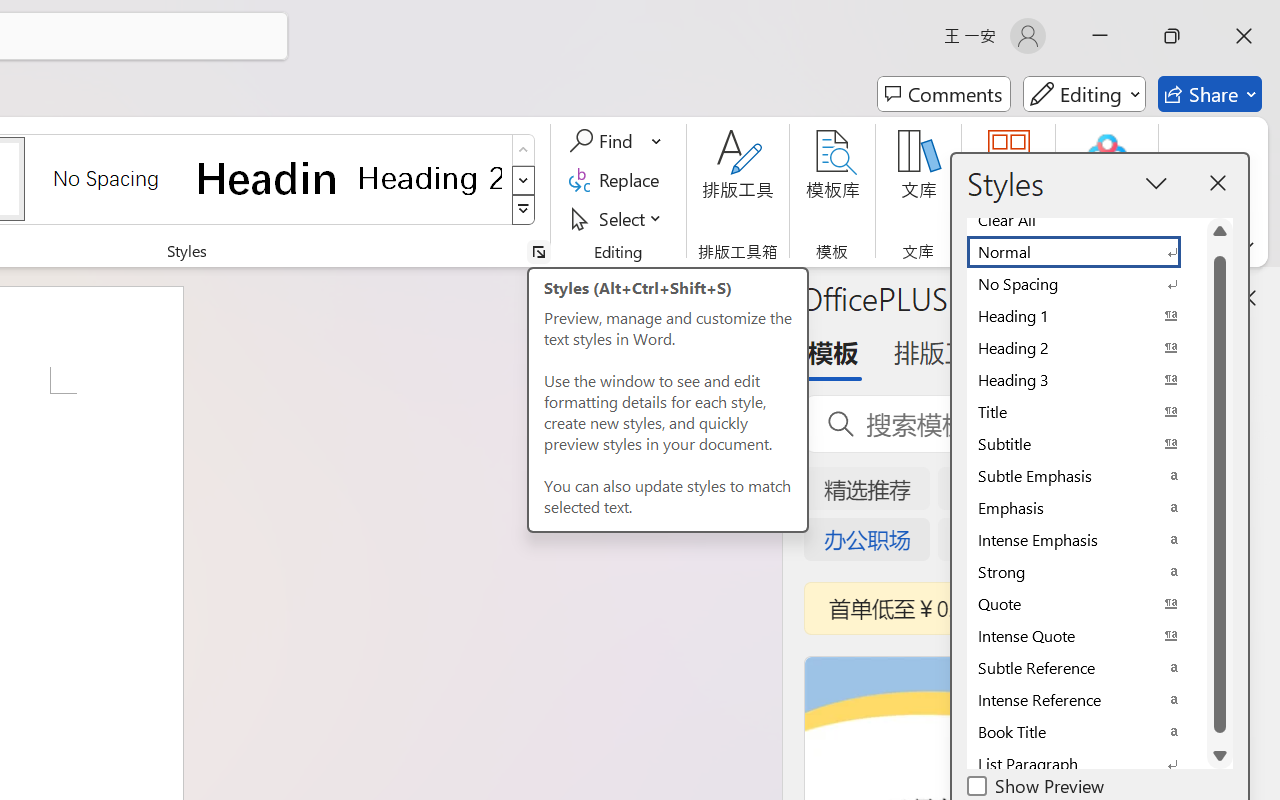 This screenshot has height=800, width=1280. Describe the element at coordinates (1083, 94) in the screenshot. I see `'Mode'` at that location.